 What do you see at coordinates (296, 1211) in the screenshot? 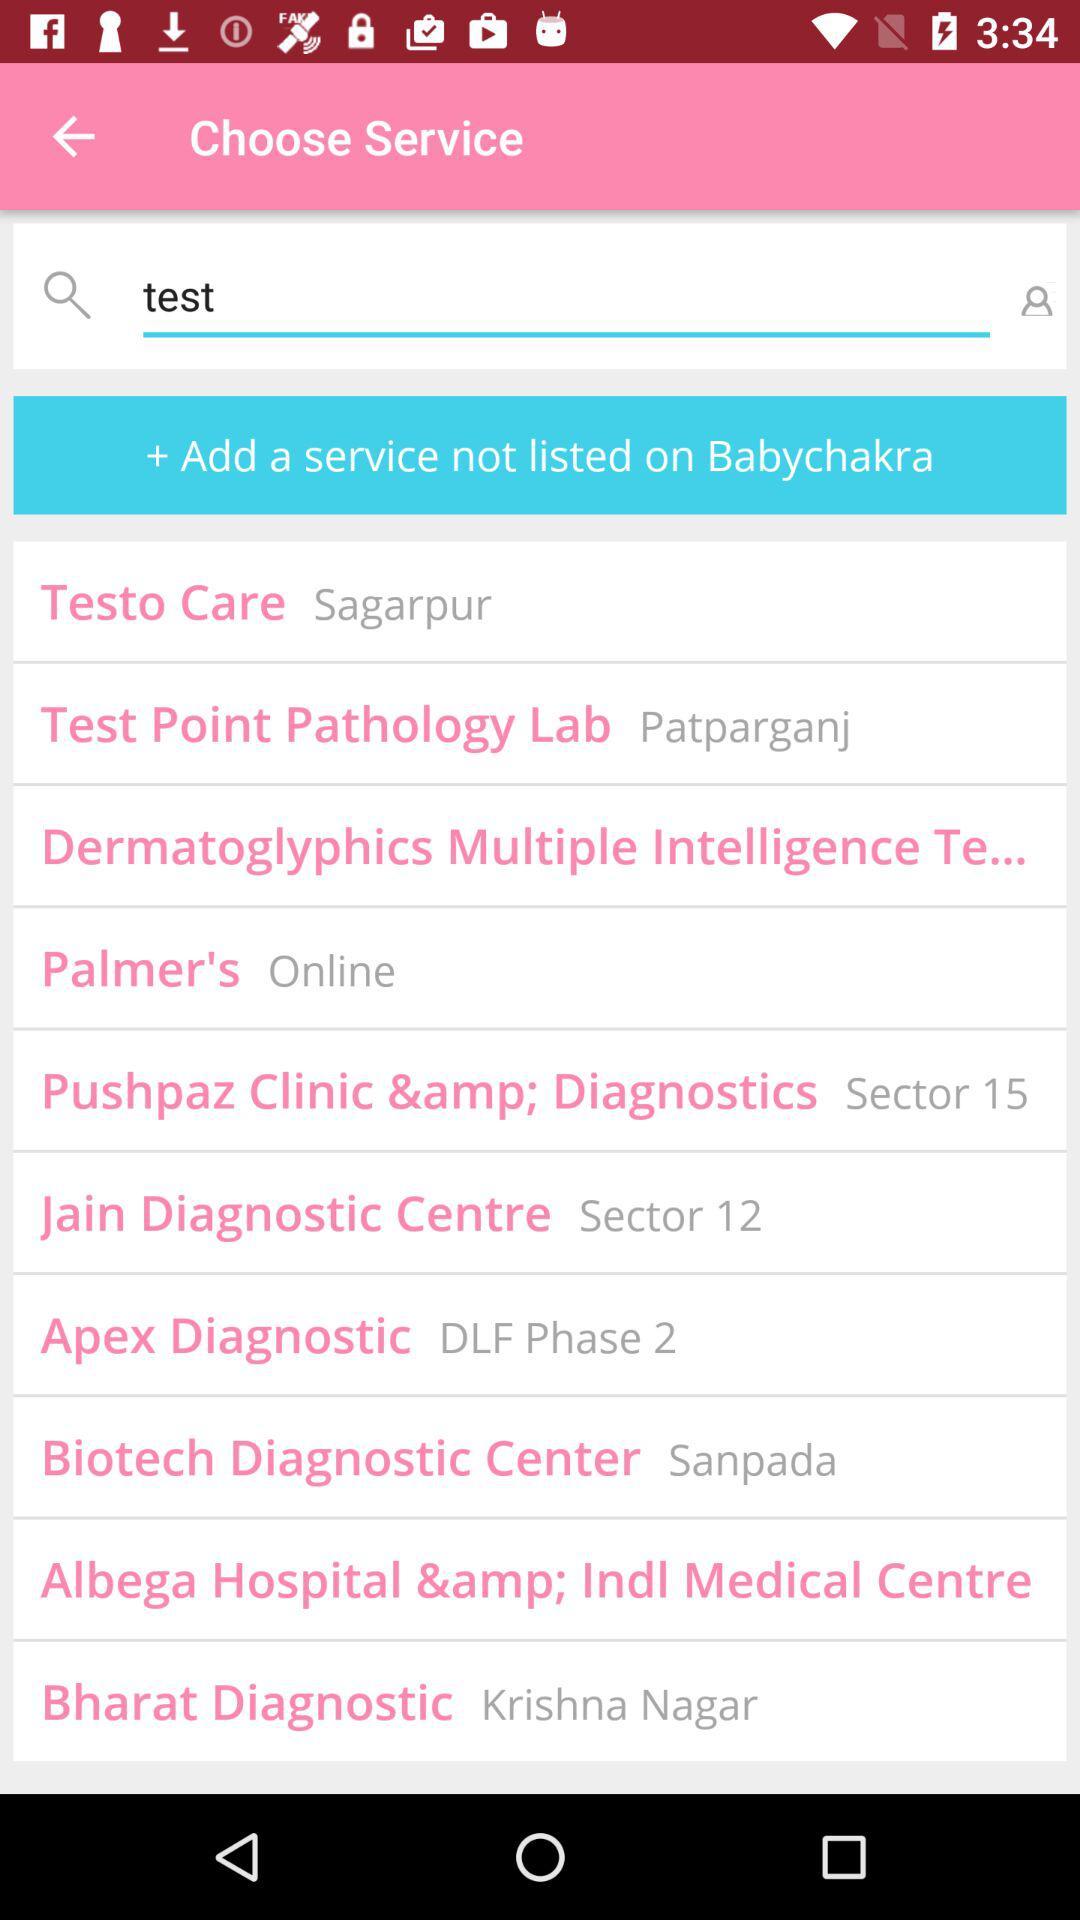
I see `the item below the pushpaz clinic amp icon` at bounding box center [296, 1211].